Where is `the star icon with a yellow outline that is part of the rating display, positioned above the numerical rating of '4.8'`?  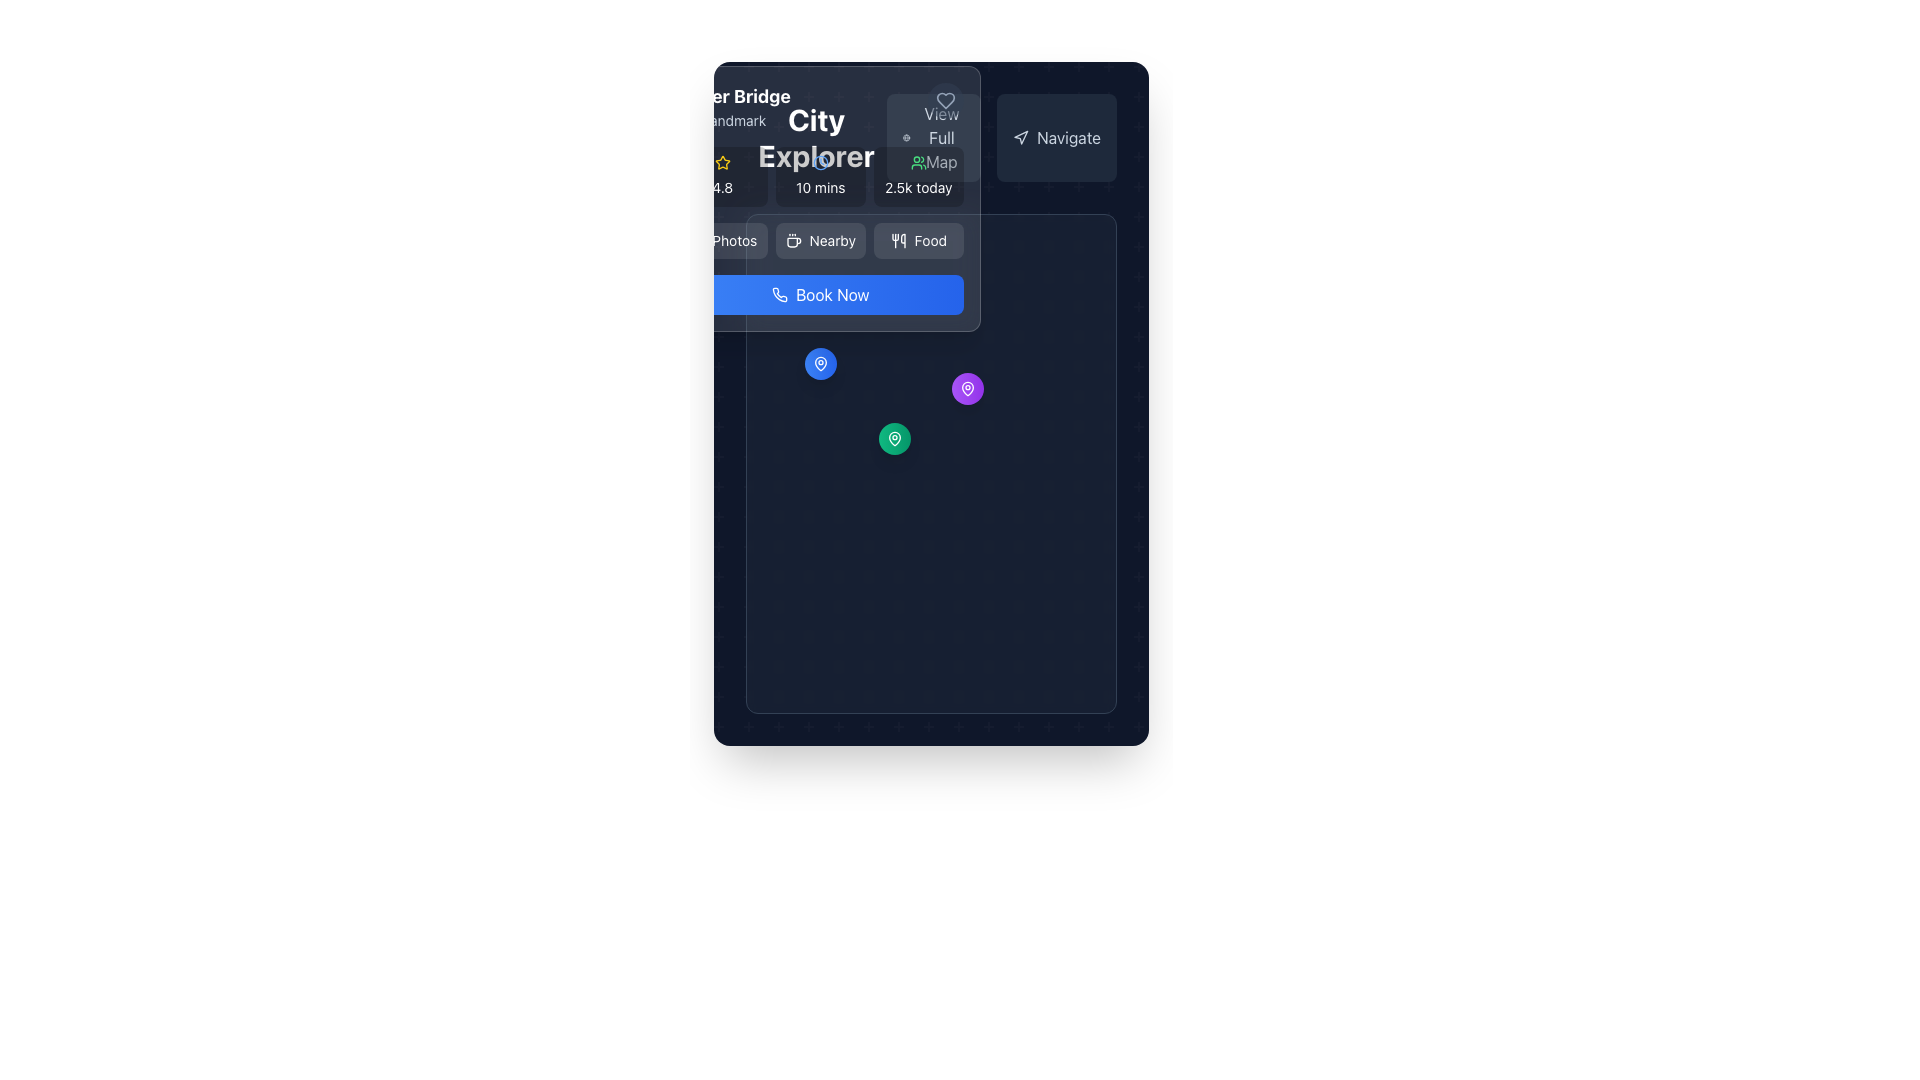
the star icon with a yellow outline that is part of the rating display, positioned above the numerical rating of '4.8' is located at coordinates (721, 162).